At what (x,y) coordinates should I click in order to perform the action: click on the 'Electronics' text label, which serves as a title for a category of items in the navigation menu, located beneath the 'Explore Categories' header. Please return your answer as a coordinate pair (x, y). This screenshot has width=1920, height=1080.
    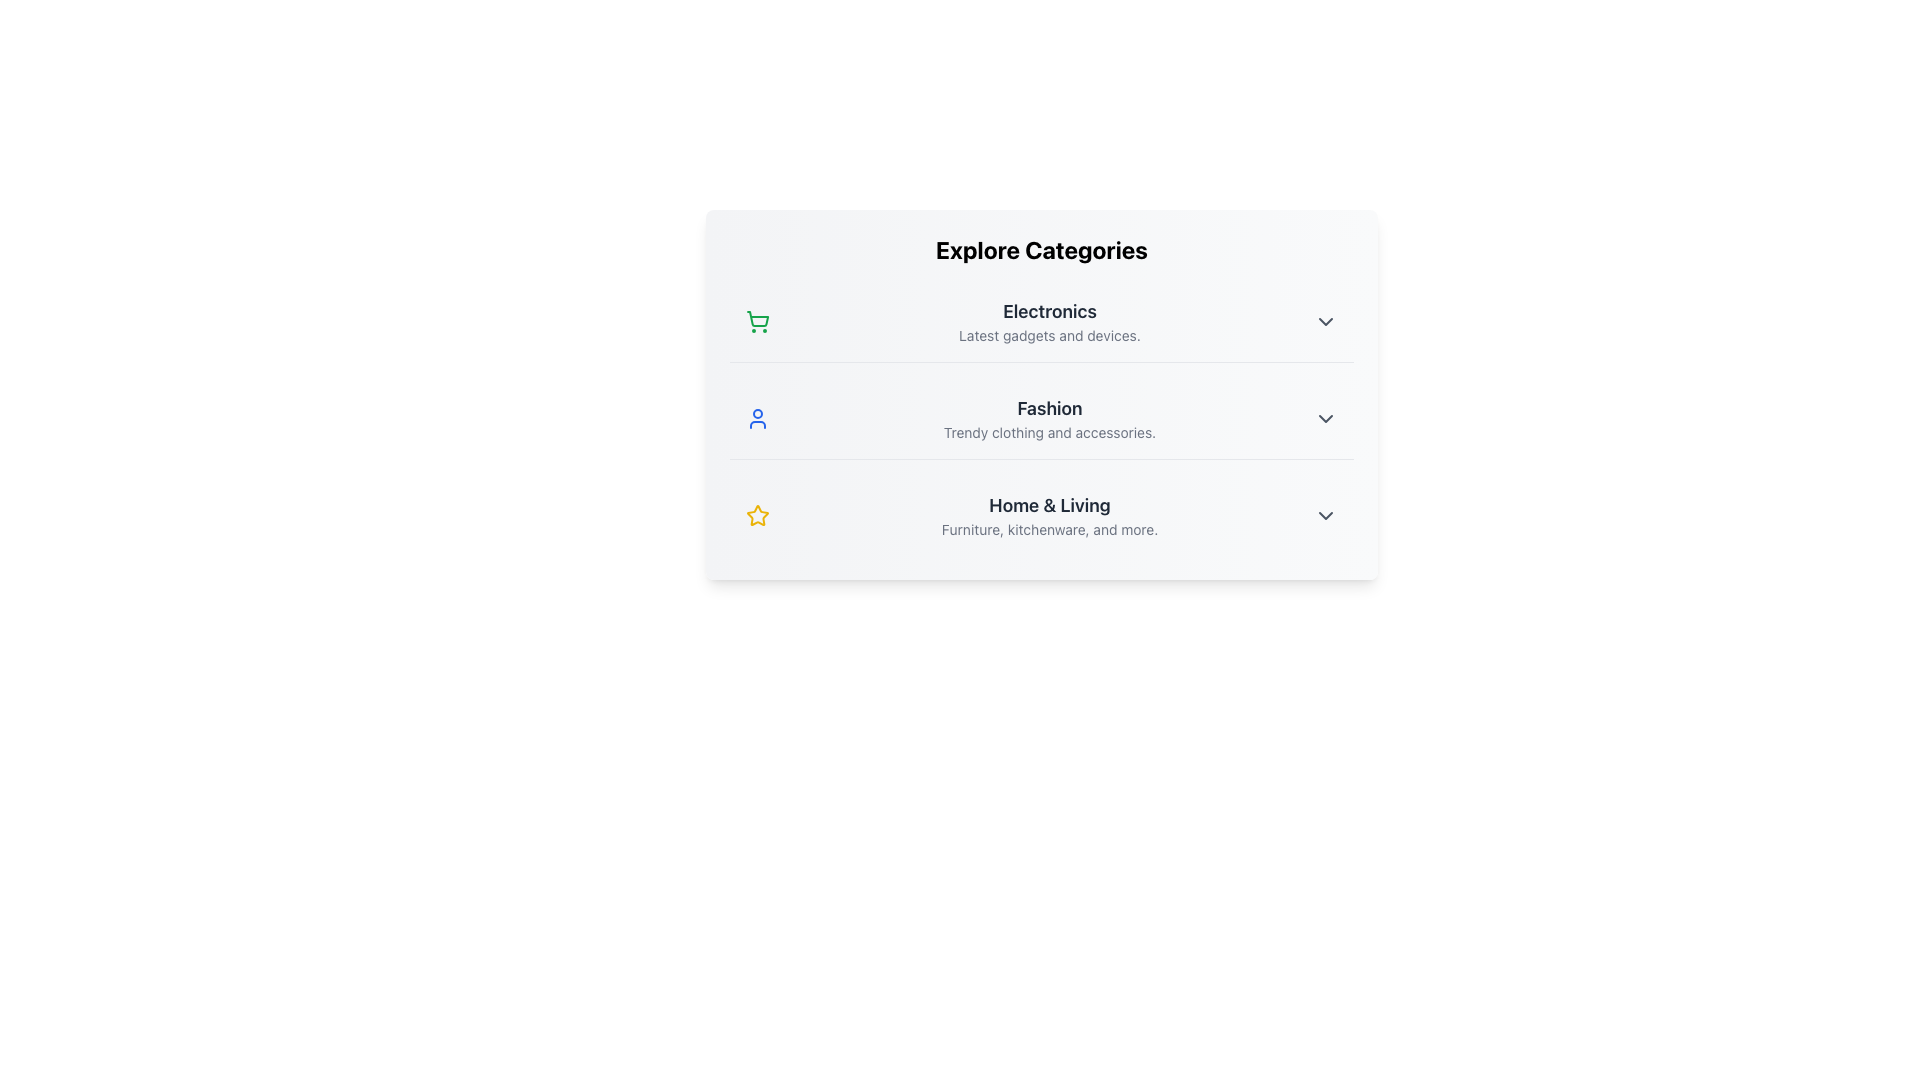
    Looking at the image, I should click on (1049, 312).